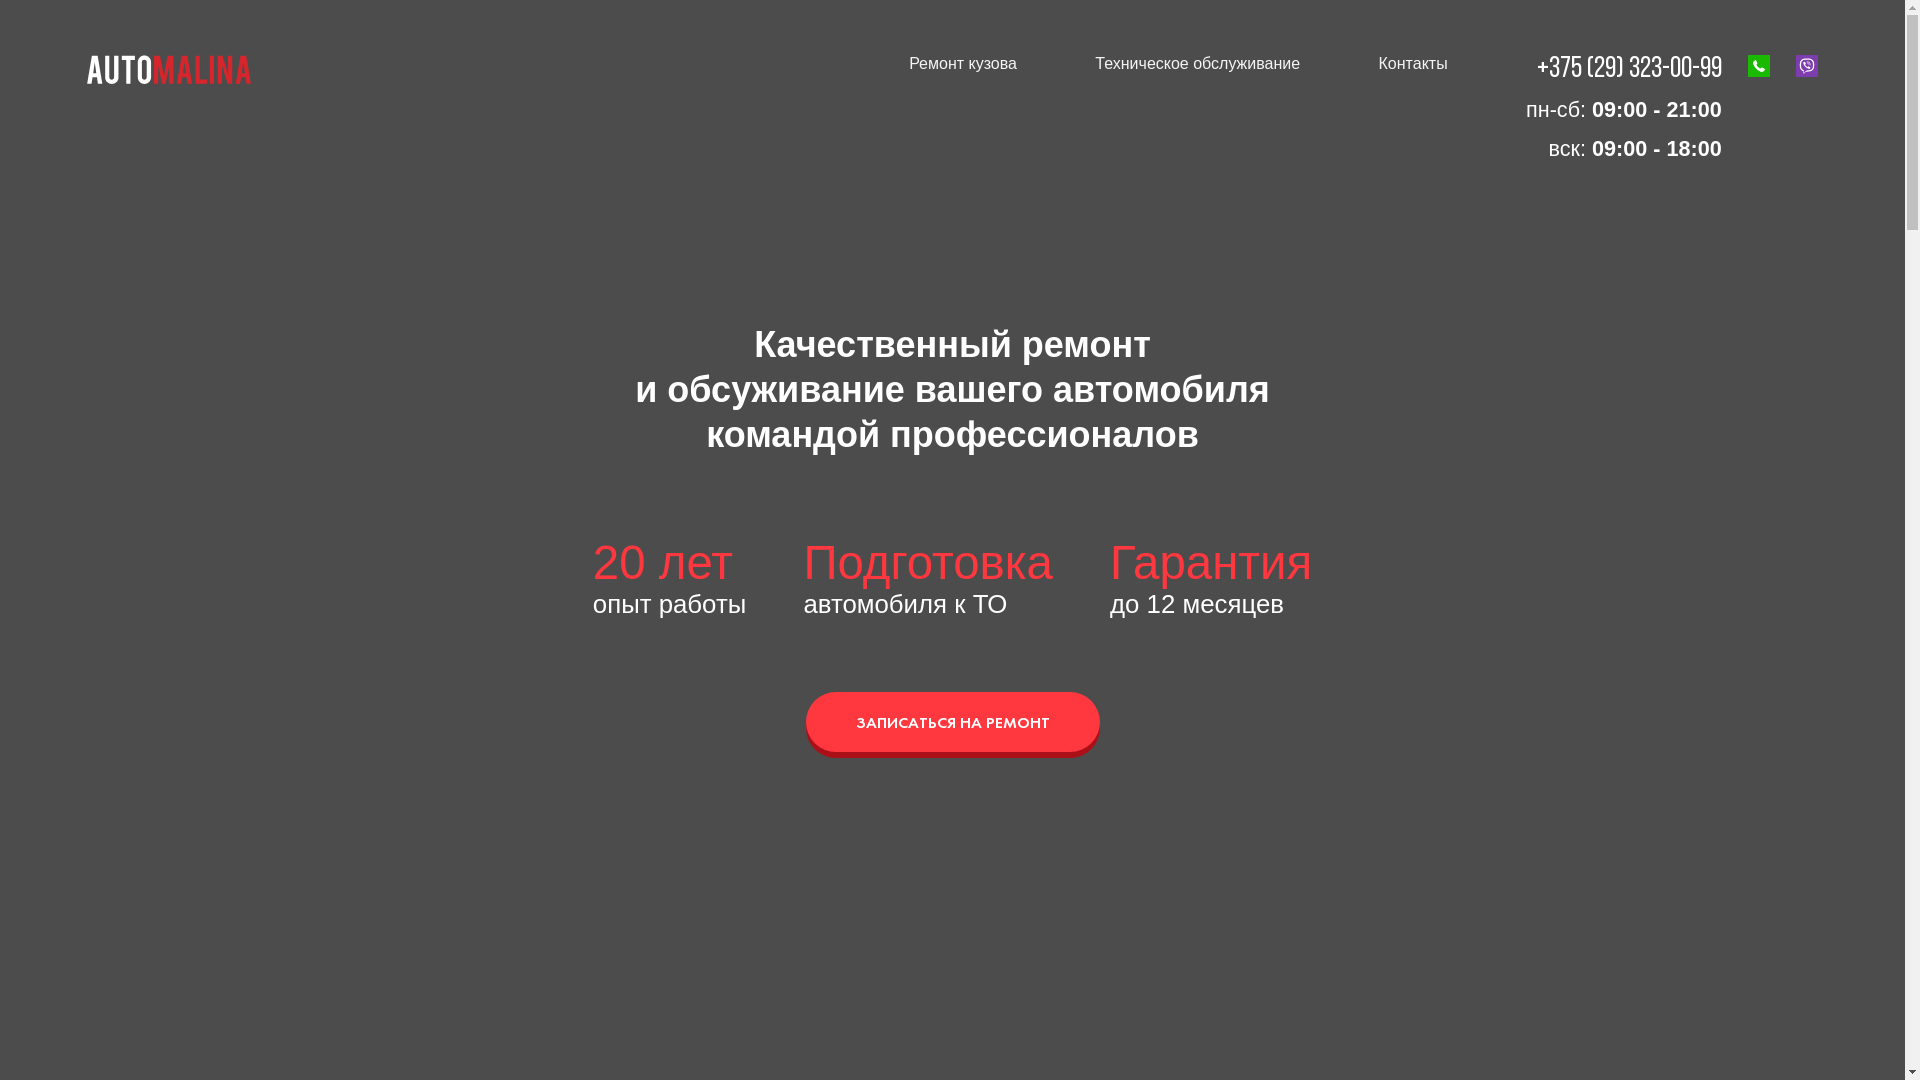 The image size is (1920, 1080). I want to click on '+375 (29) 323-00-99', so click(1535, 68).